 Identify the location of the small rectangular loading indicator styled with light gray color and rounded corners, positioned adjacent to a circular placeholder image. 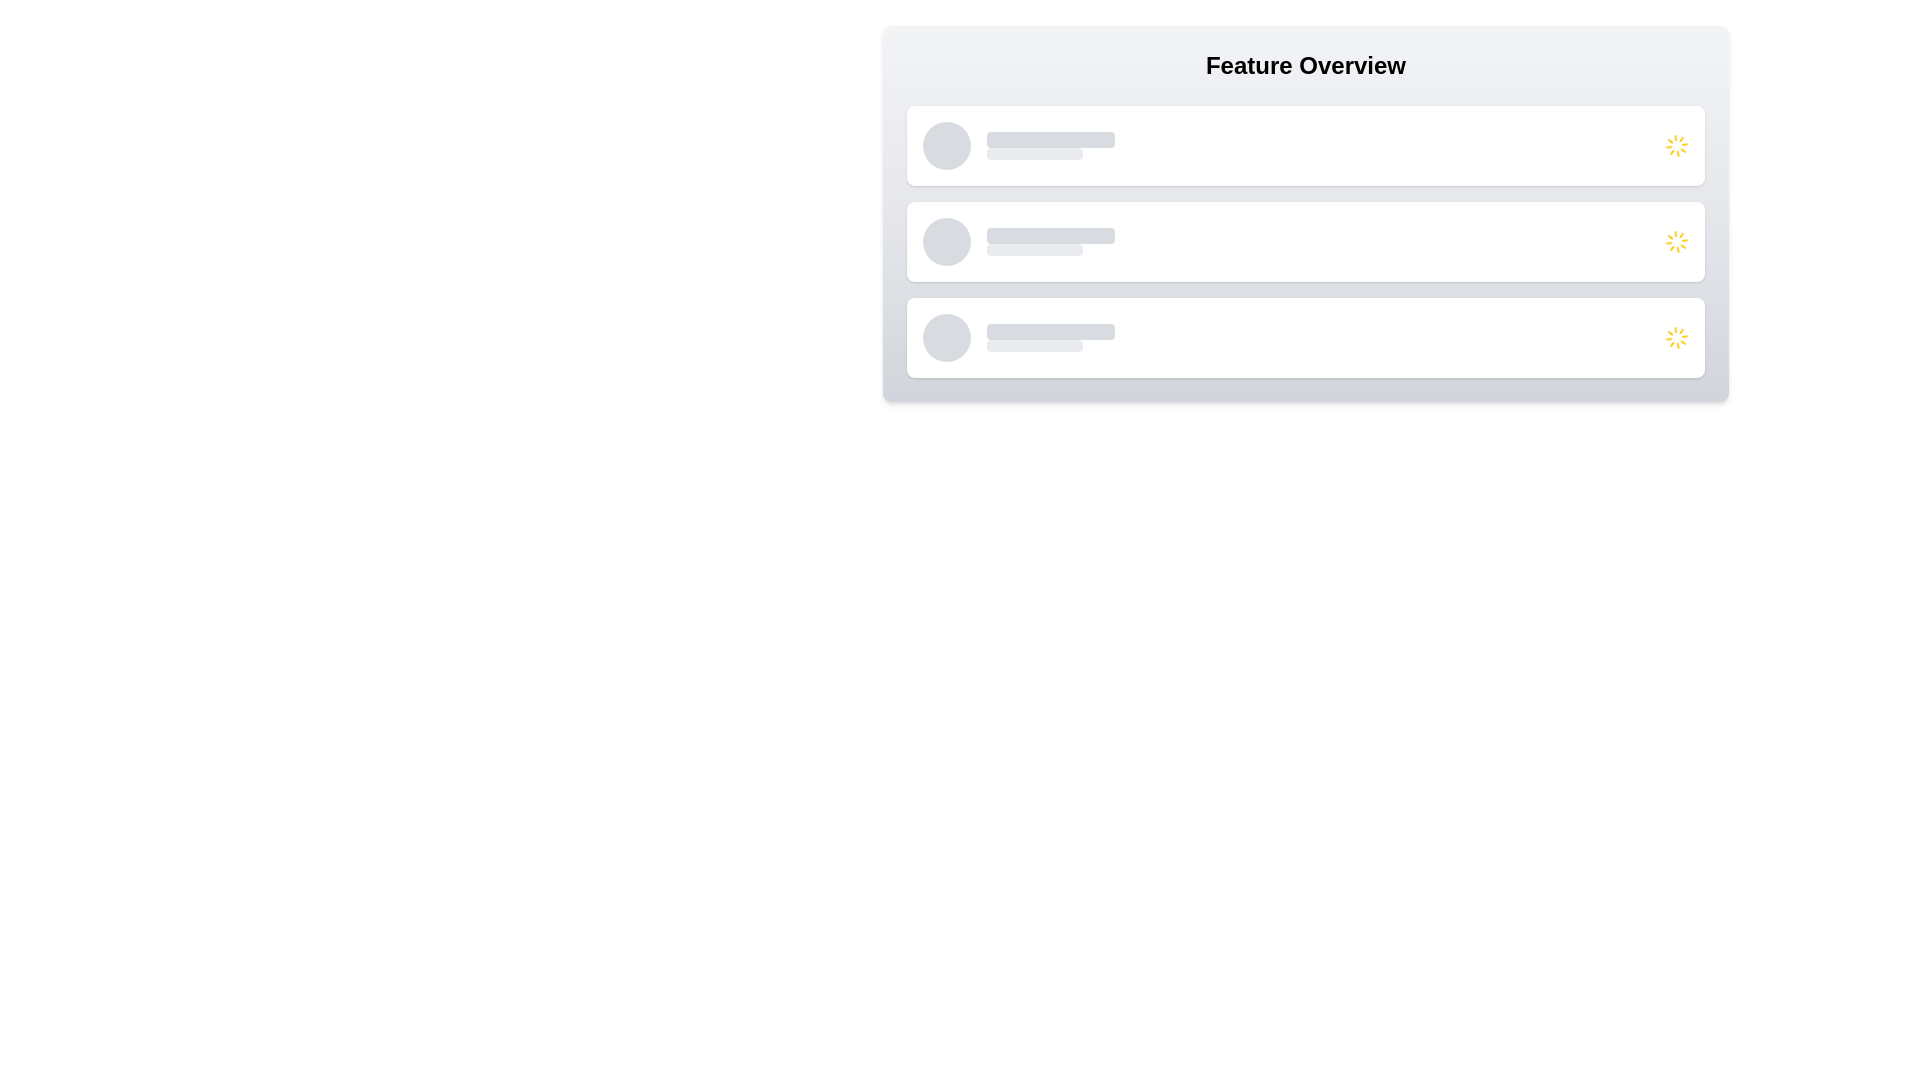
(1035, 153).